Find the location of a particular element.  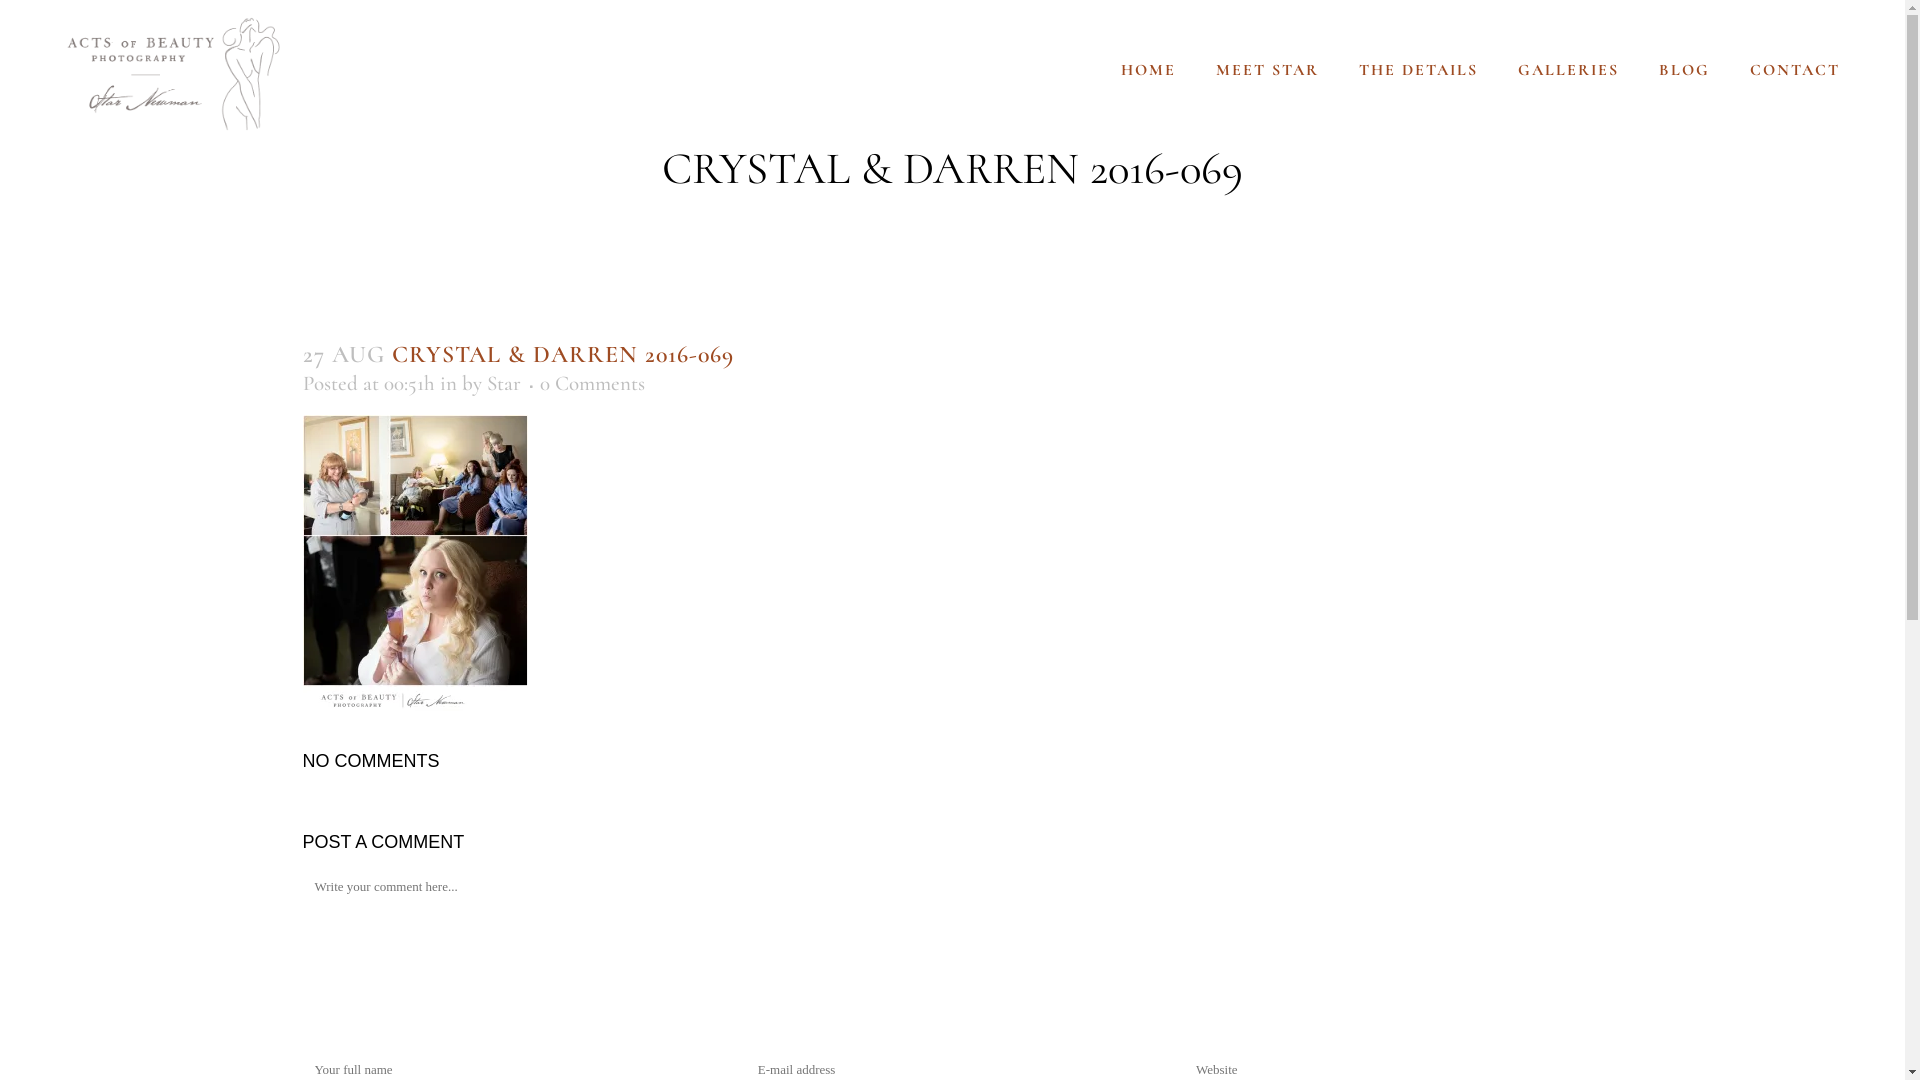

'Star' is located at coordinates (485, 383).